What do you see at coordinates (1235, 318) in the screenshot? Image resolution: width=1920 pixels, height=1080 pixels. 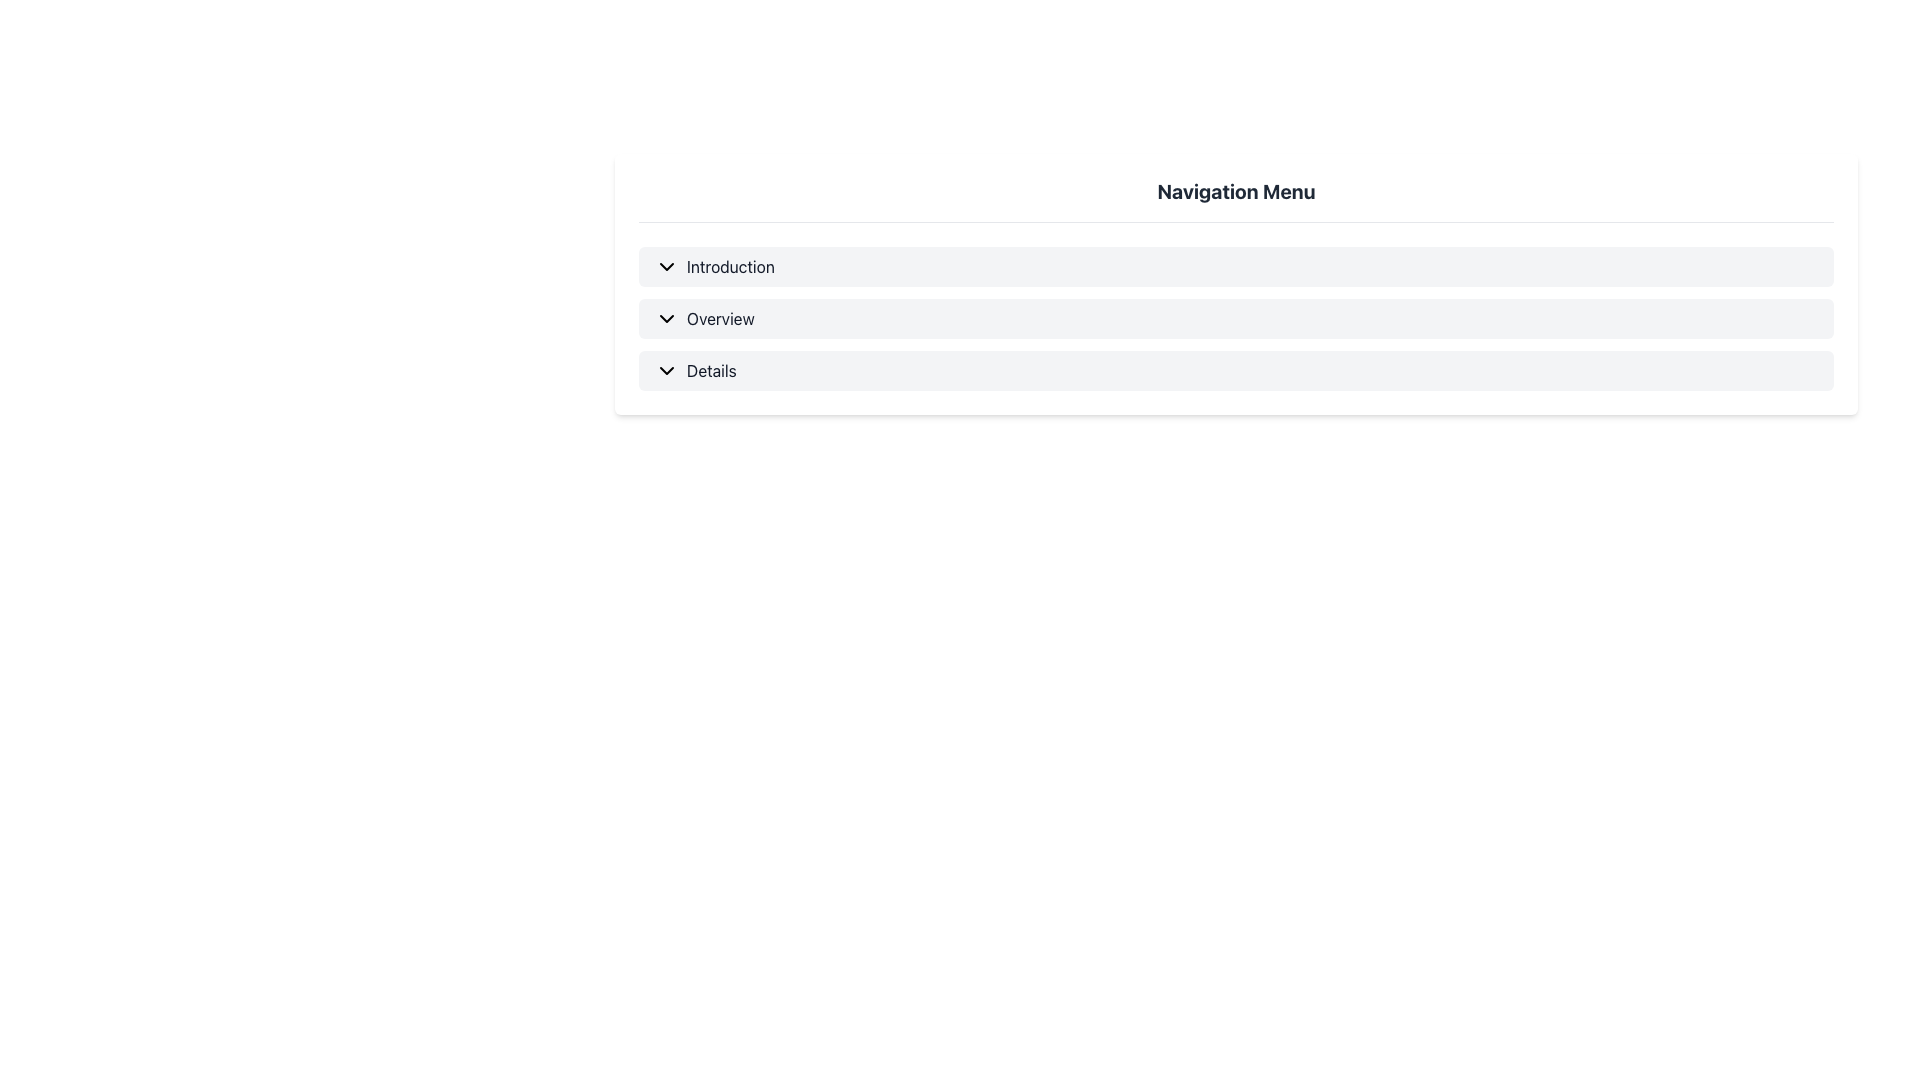 I see `the 'Overview' collapsible menu item` at bounding box center [1235, 318].